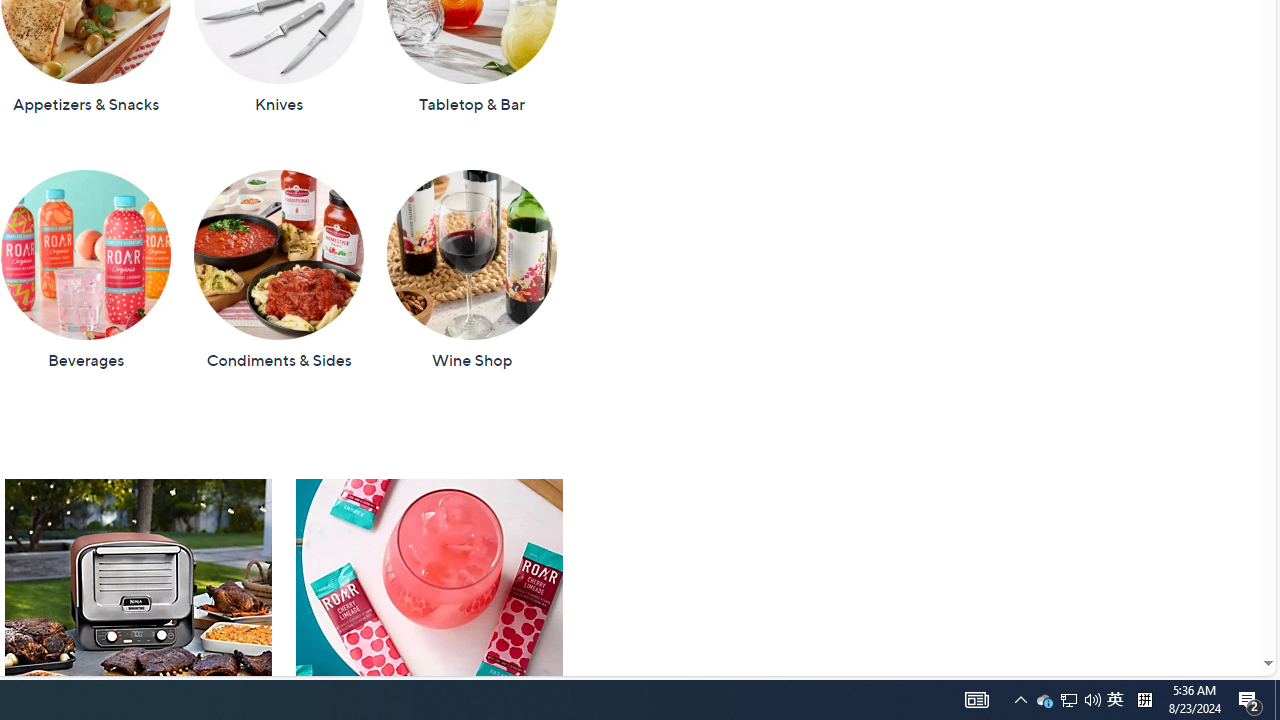 This screenshot has width=1280, height=720. I want to click on 'Beverages', so click(85, 270).